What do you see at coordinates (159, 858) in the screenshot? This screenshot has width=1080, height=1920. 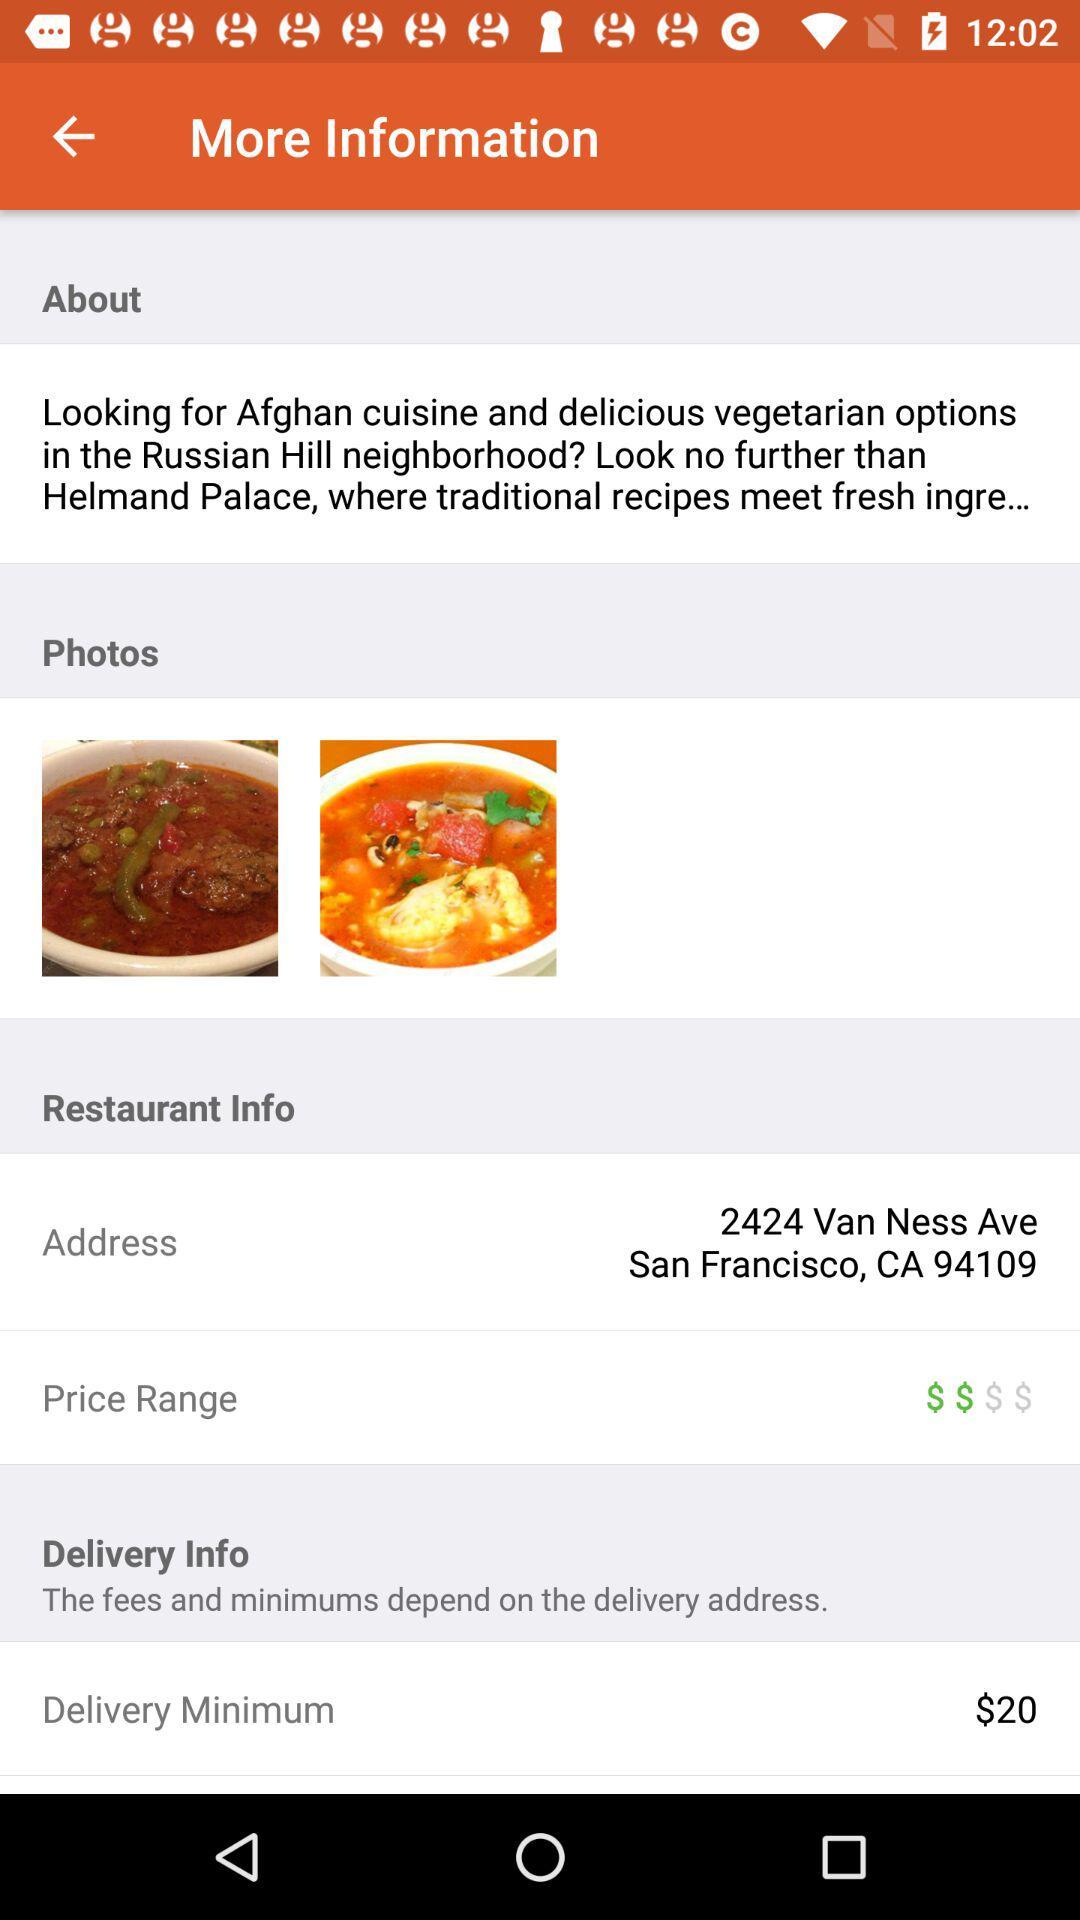 I see `the item above restaurant info item` at bounding box center [159, 858].